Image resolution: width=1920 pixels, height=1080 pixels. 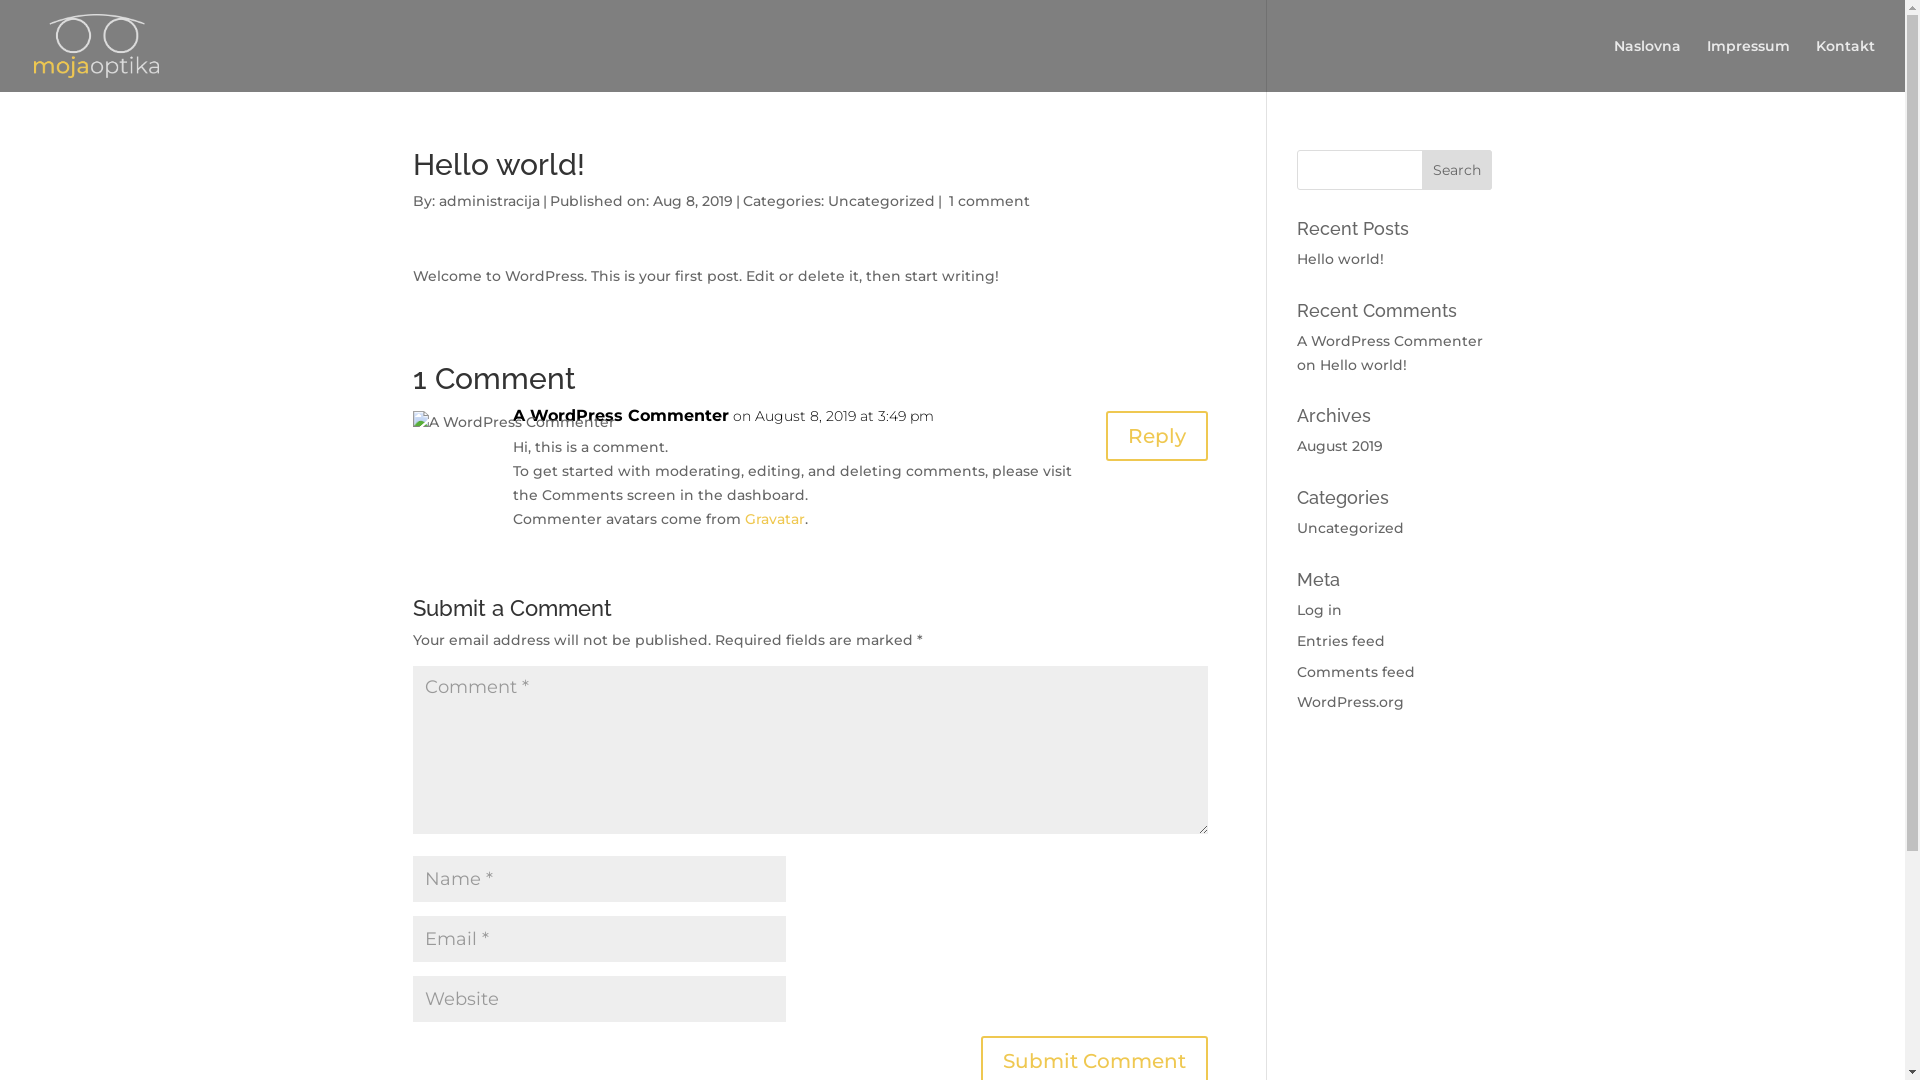 I want to click on 'Uncategorized', so click(x=1350, y=527).